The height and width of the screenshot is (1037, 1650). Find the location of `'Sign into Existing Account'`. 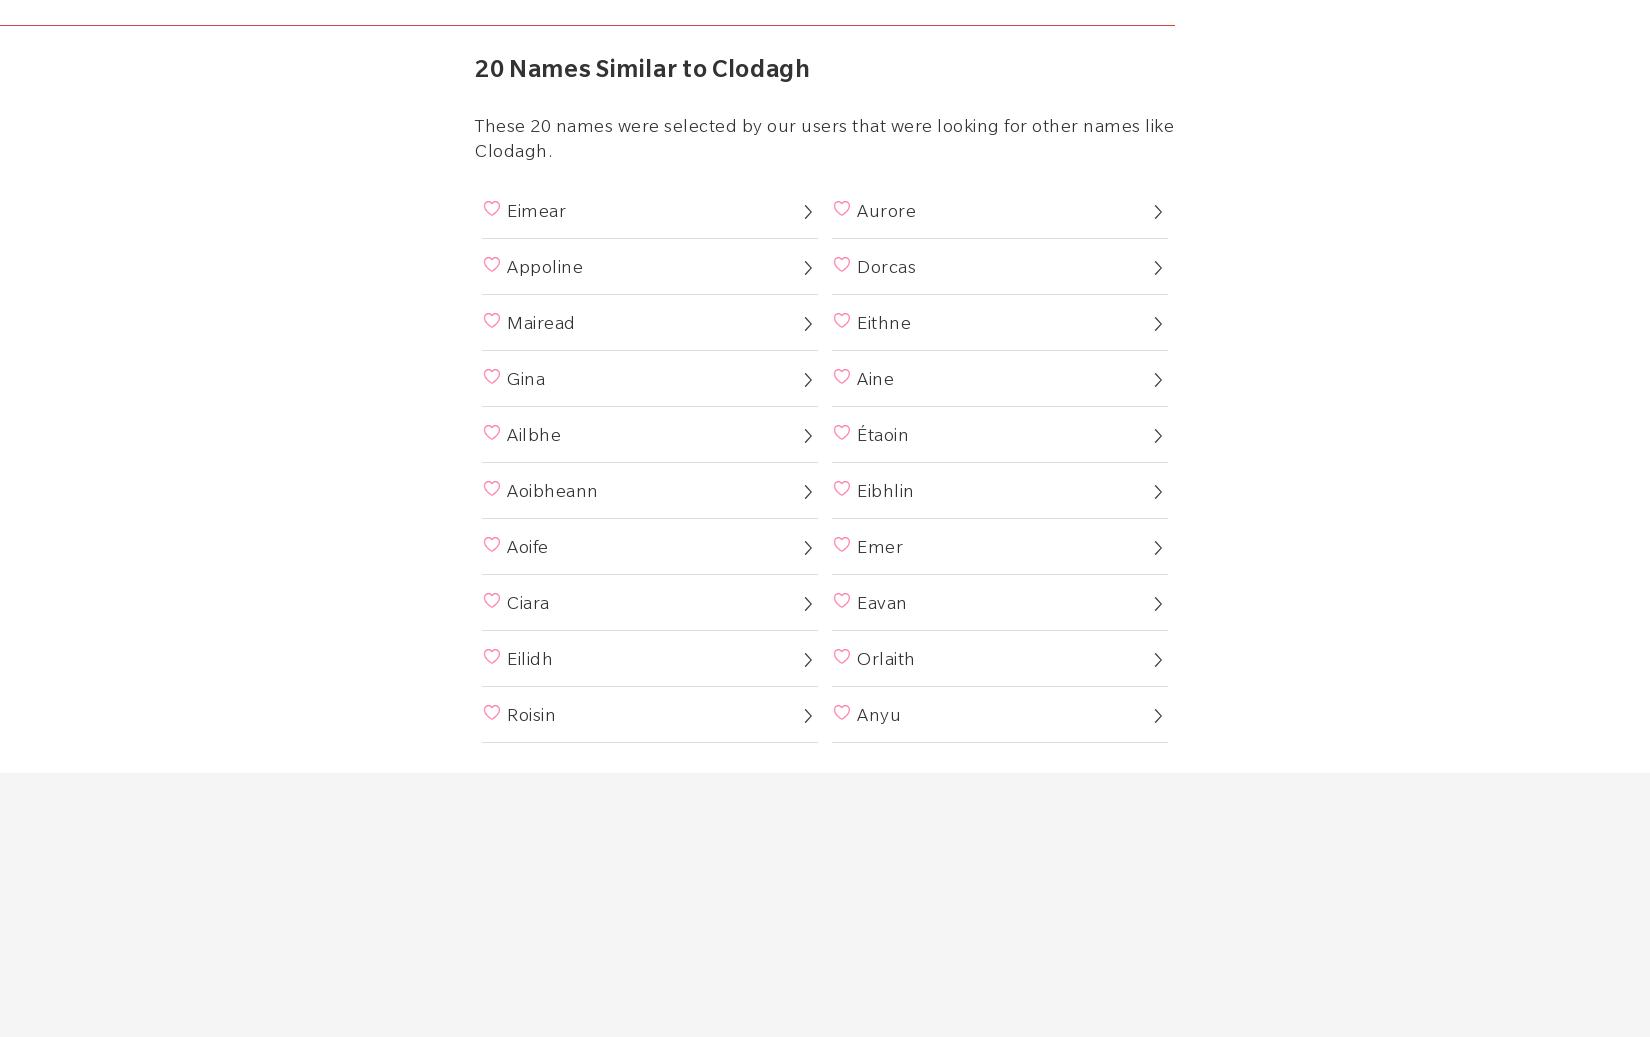

'Sign into Existing Account' is located at coordinates (776, 295).